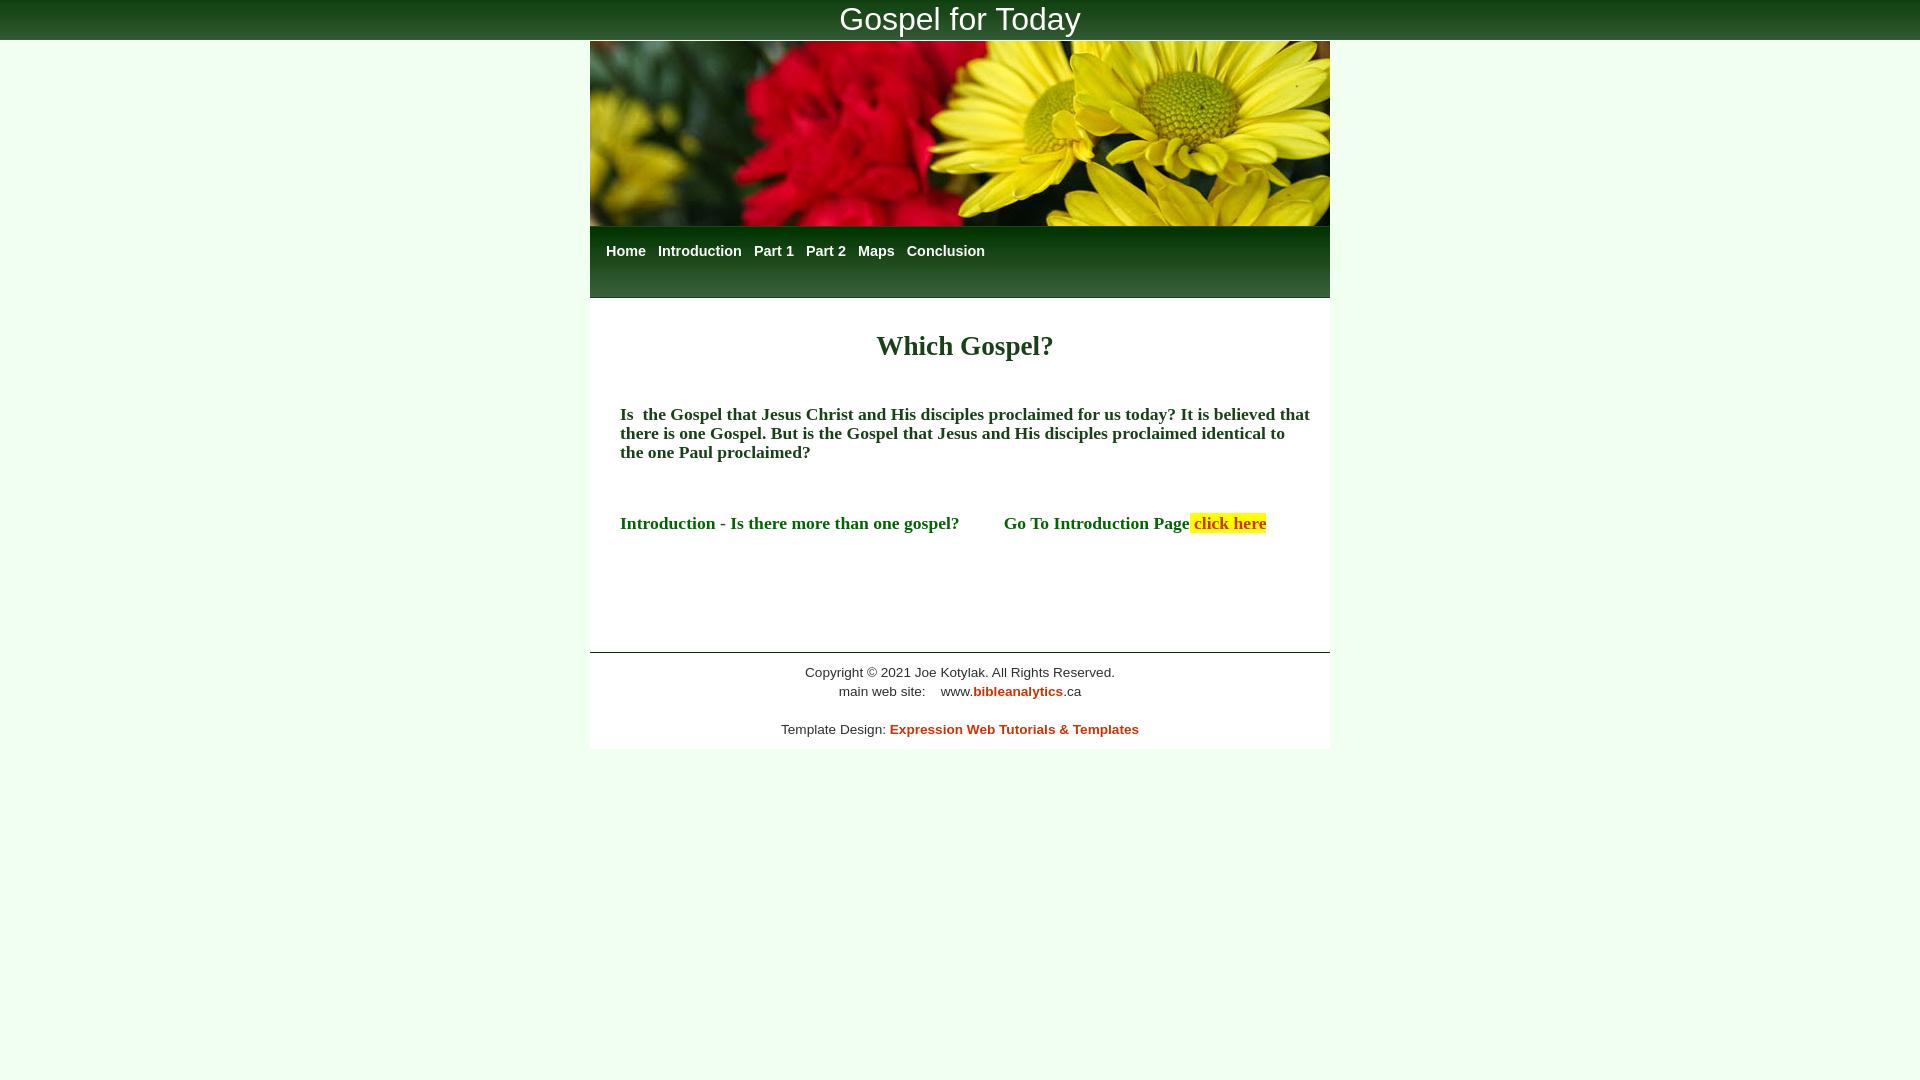 This screenshot has height=1080, width=1920. I want to click on 'Part 2', so click(801, 250).